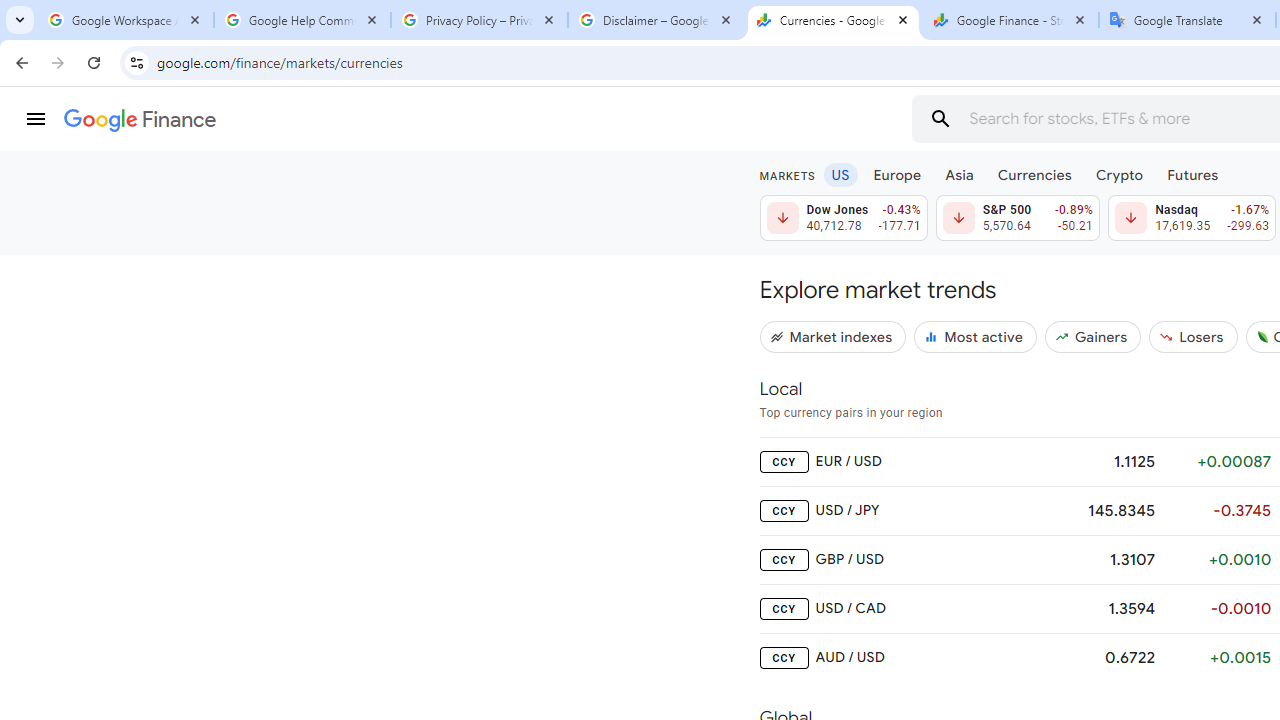  What do you see at coordinates (1193, 335) in the screenshot?
I see `'Losers'` at bounding box center [1193, 335].